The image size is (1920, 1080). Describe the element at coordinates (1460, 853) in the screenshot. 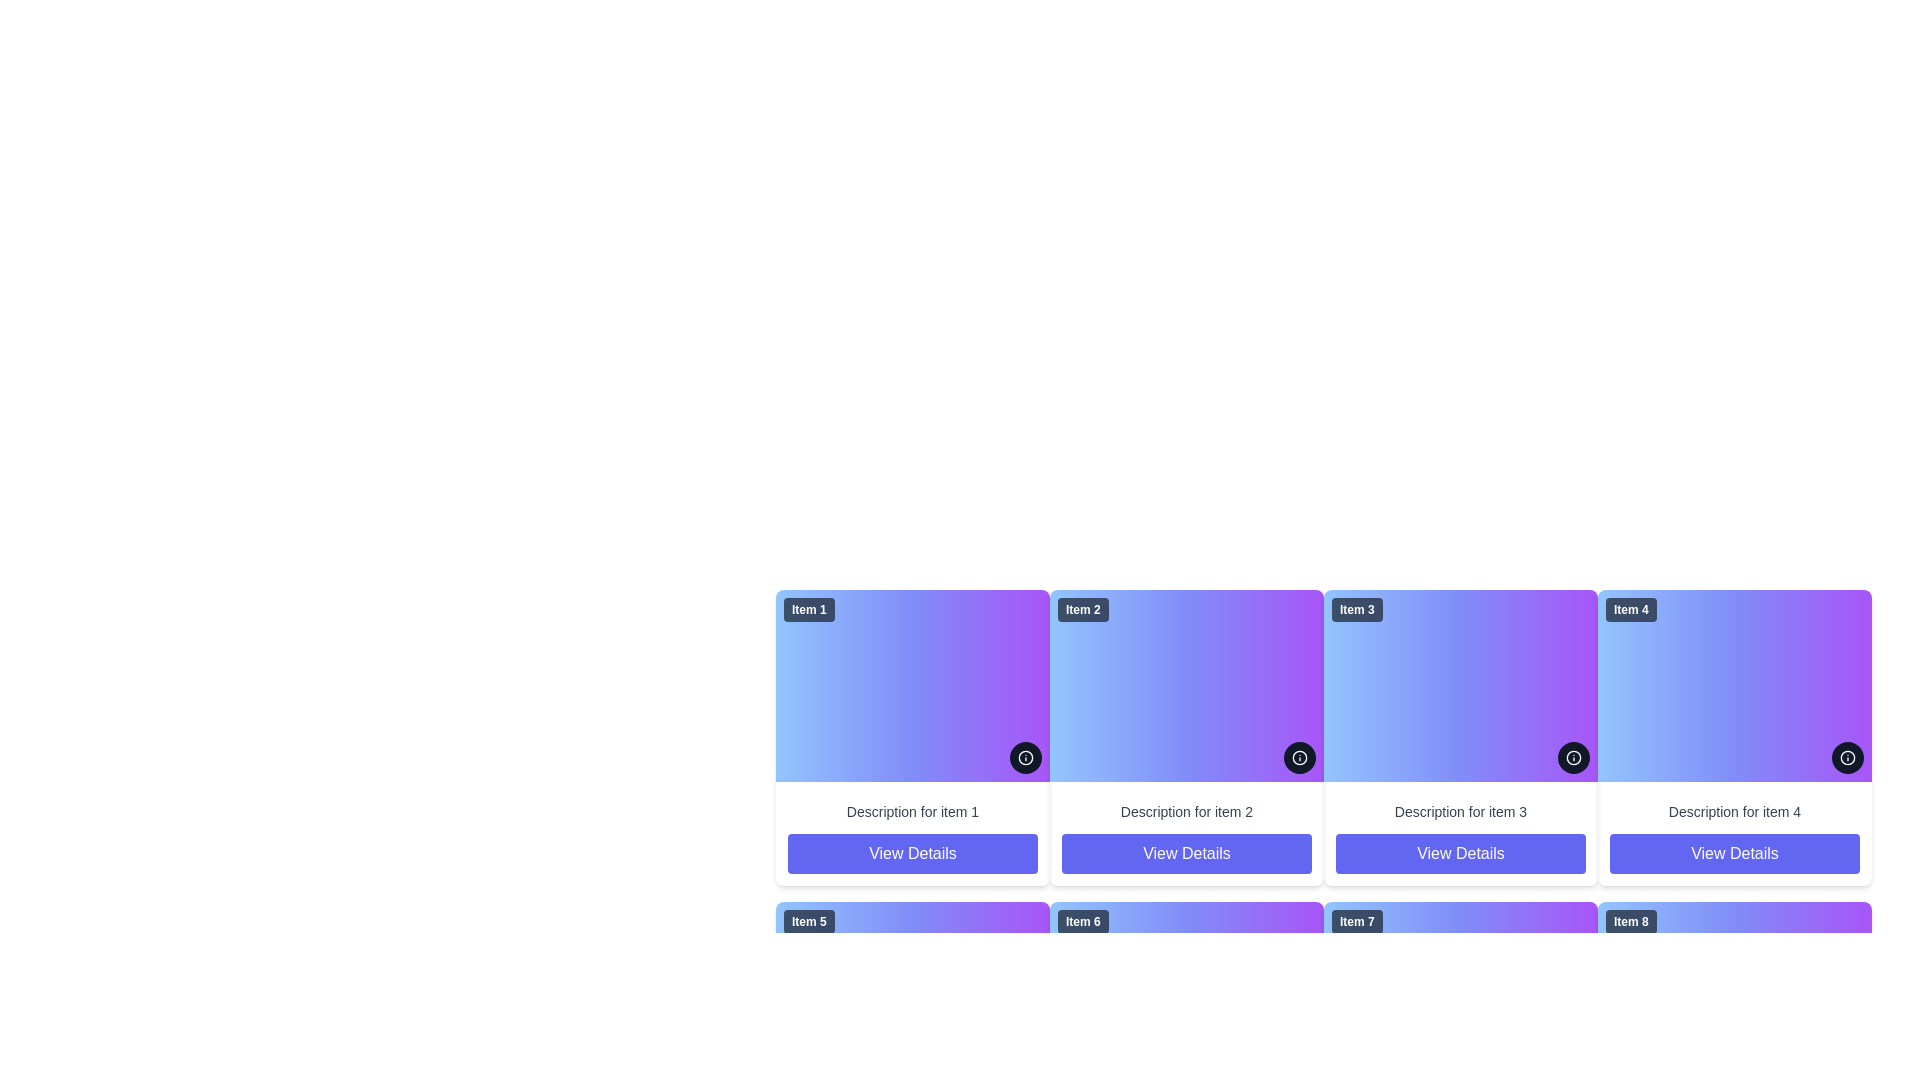

I see `the button located at the center-bottom of the 'Description for item 3' card` at that location.